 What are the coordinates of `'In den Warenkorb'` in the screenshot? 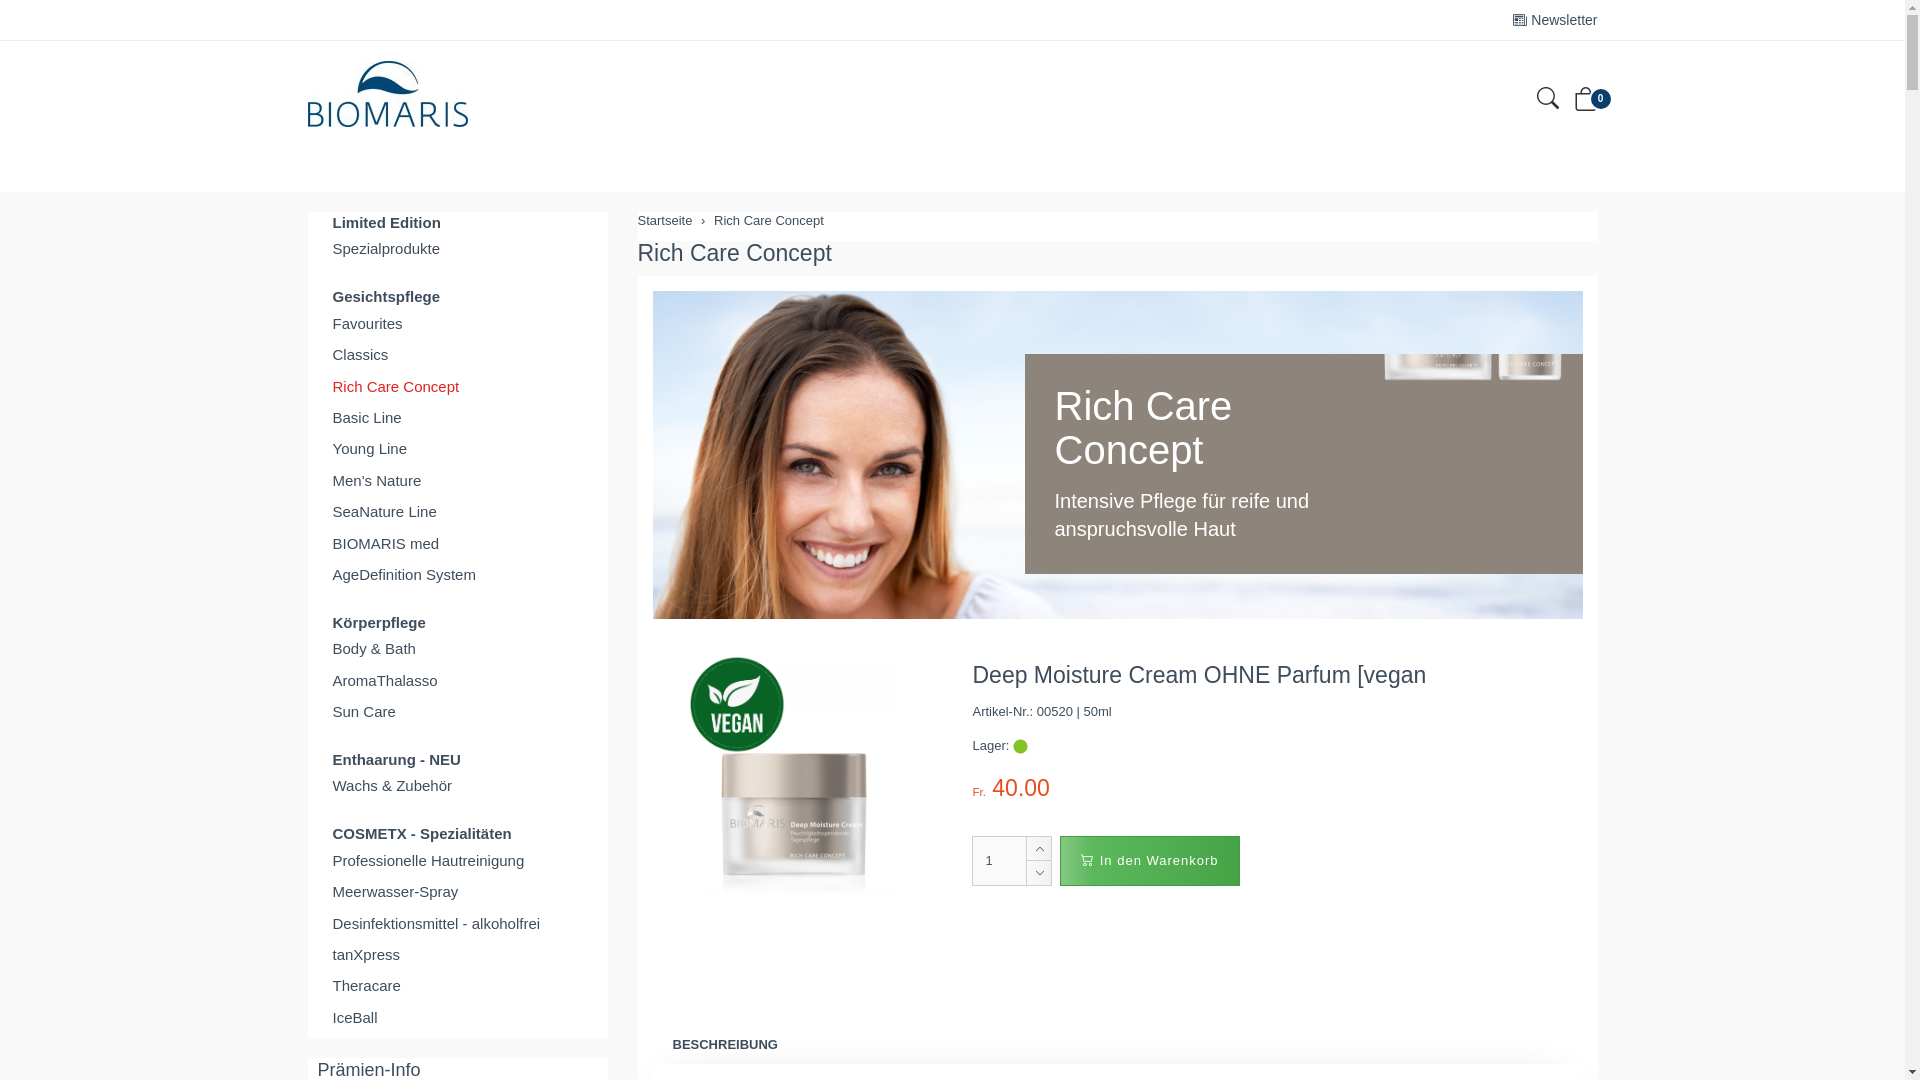 It's located at (1149, 859).